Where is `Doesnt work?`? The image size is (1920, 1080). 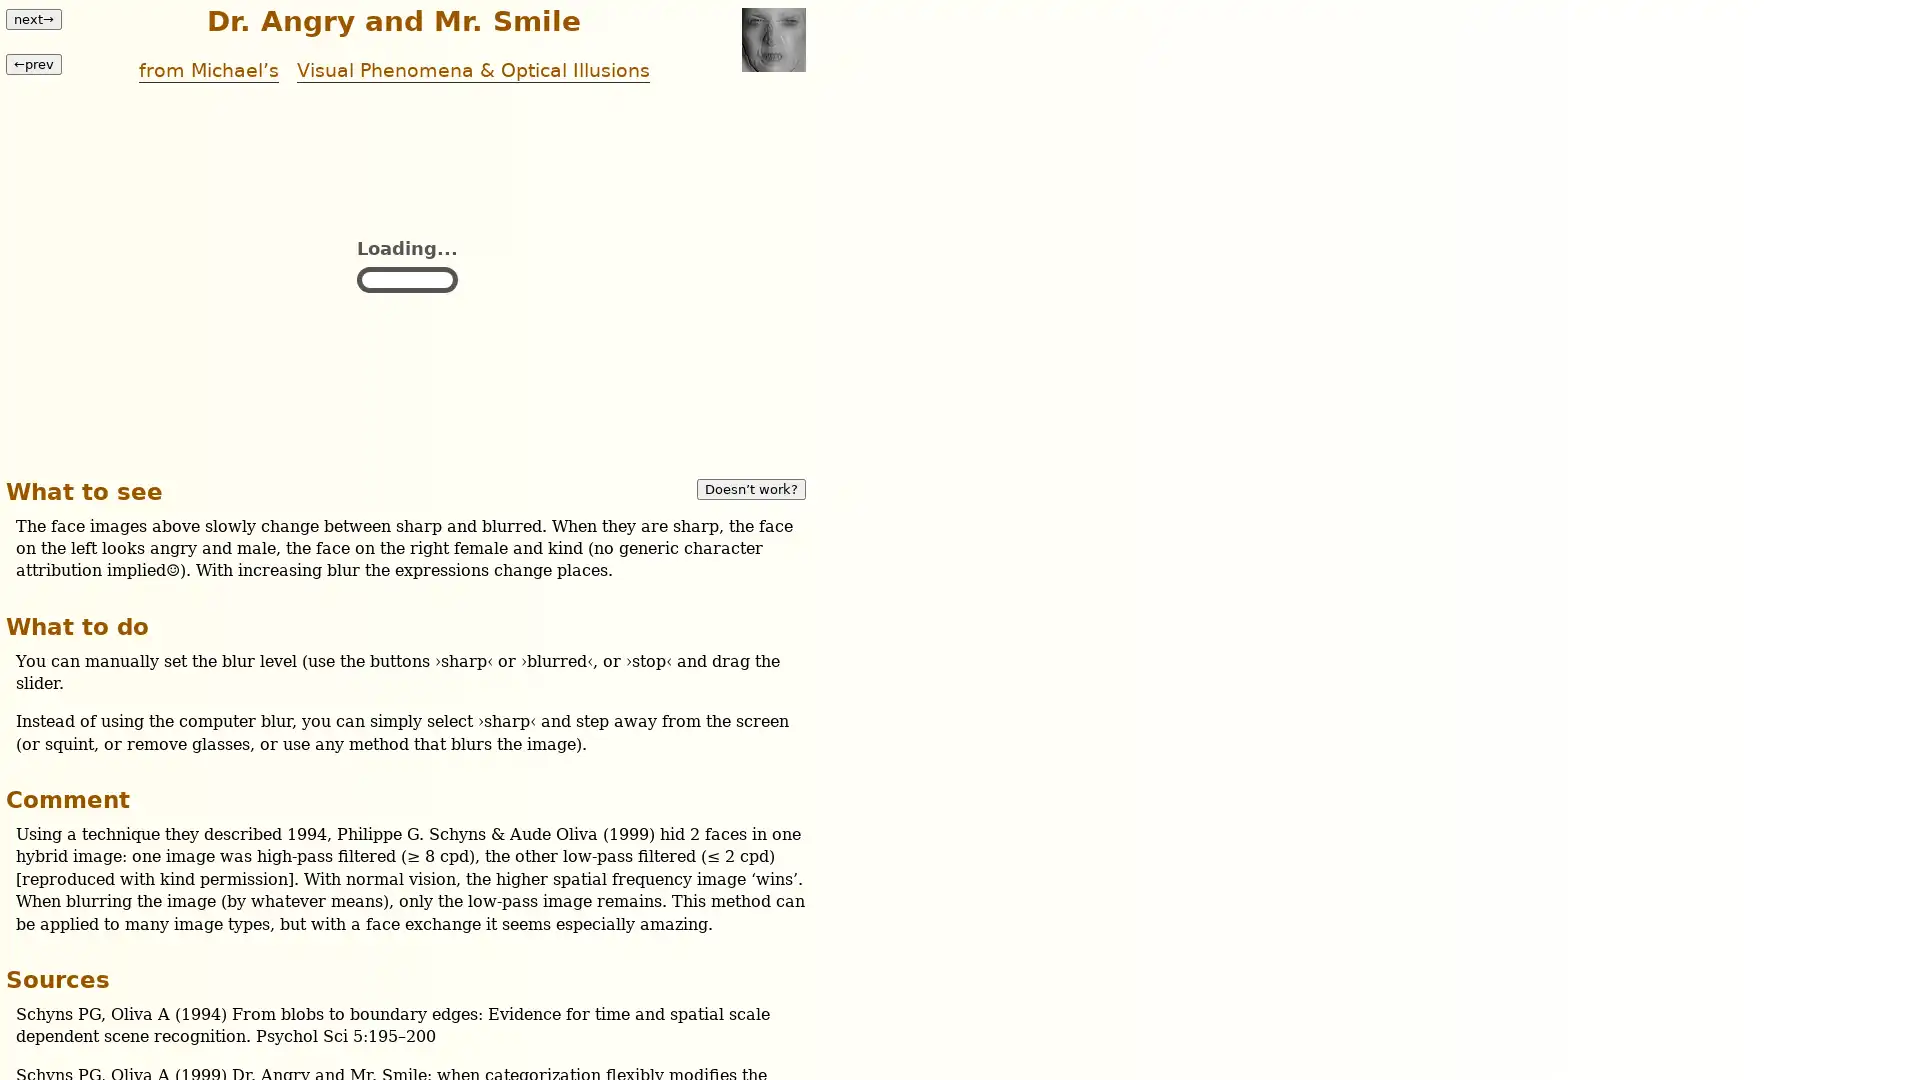 Doesnt work? is located at coordinates (750, 488).